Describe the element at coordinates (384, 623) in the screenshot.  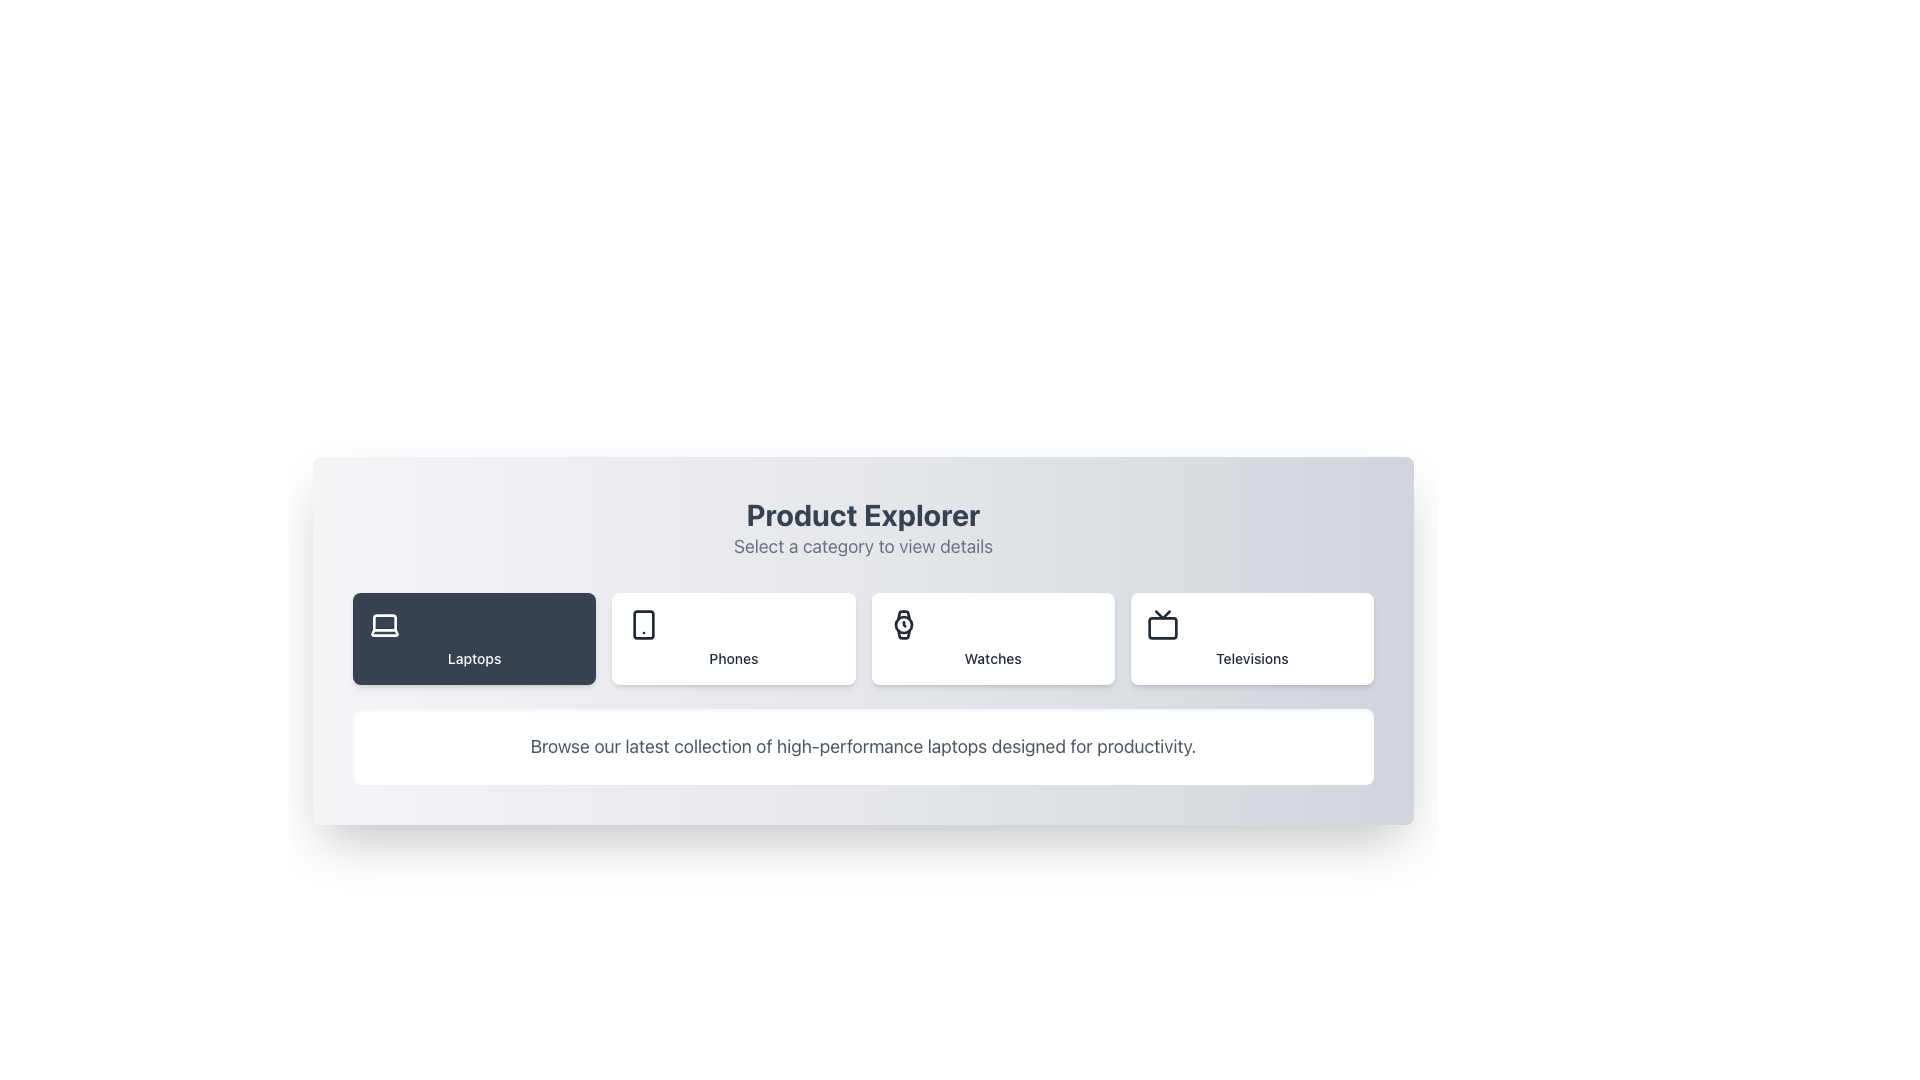
I see `the 'Laptops' category icon, which is the first item in the horizontal list of options located below the 'Product Explorer' title` at that location.